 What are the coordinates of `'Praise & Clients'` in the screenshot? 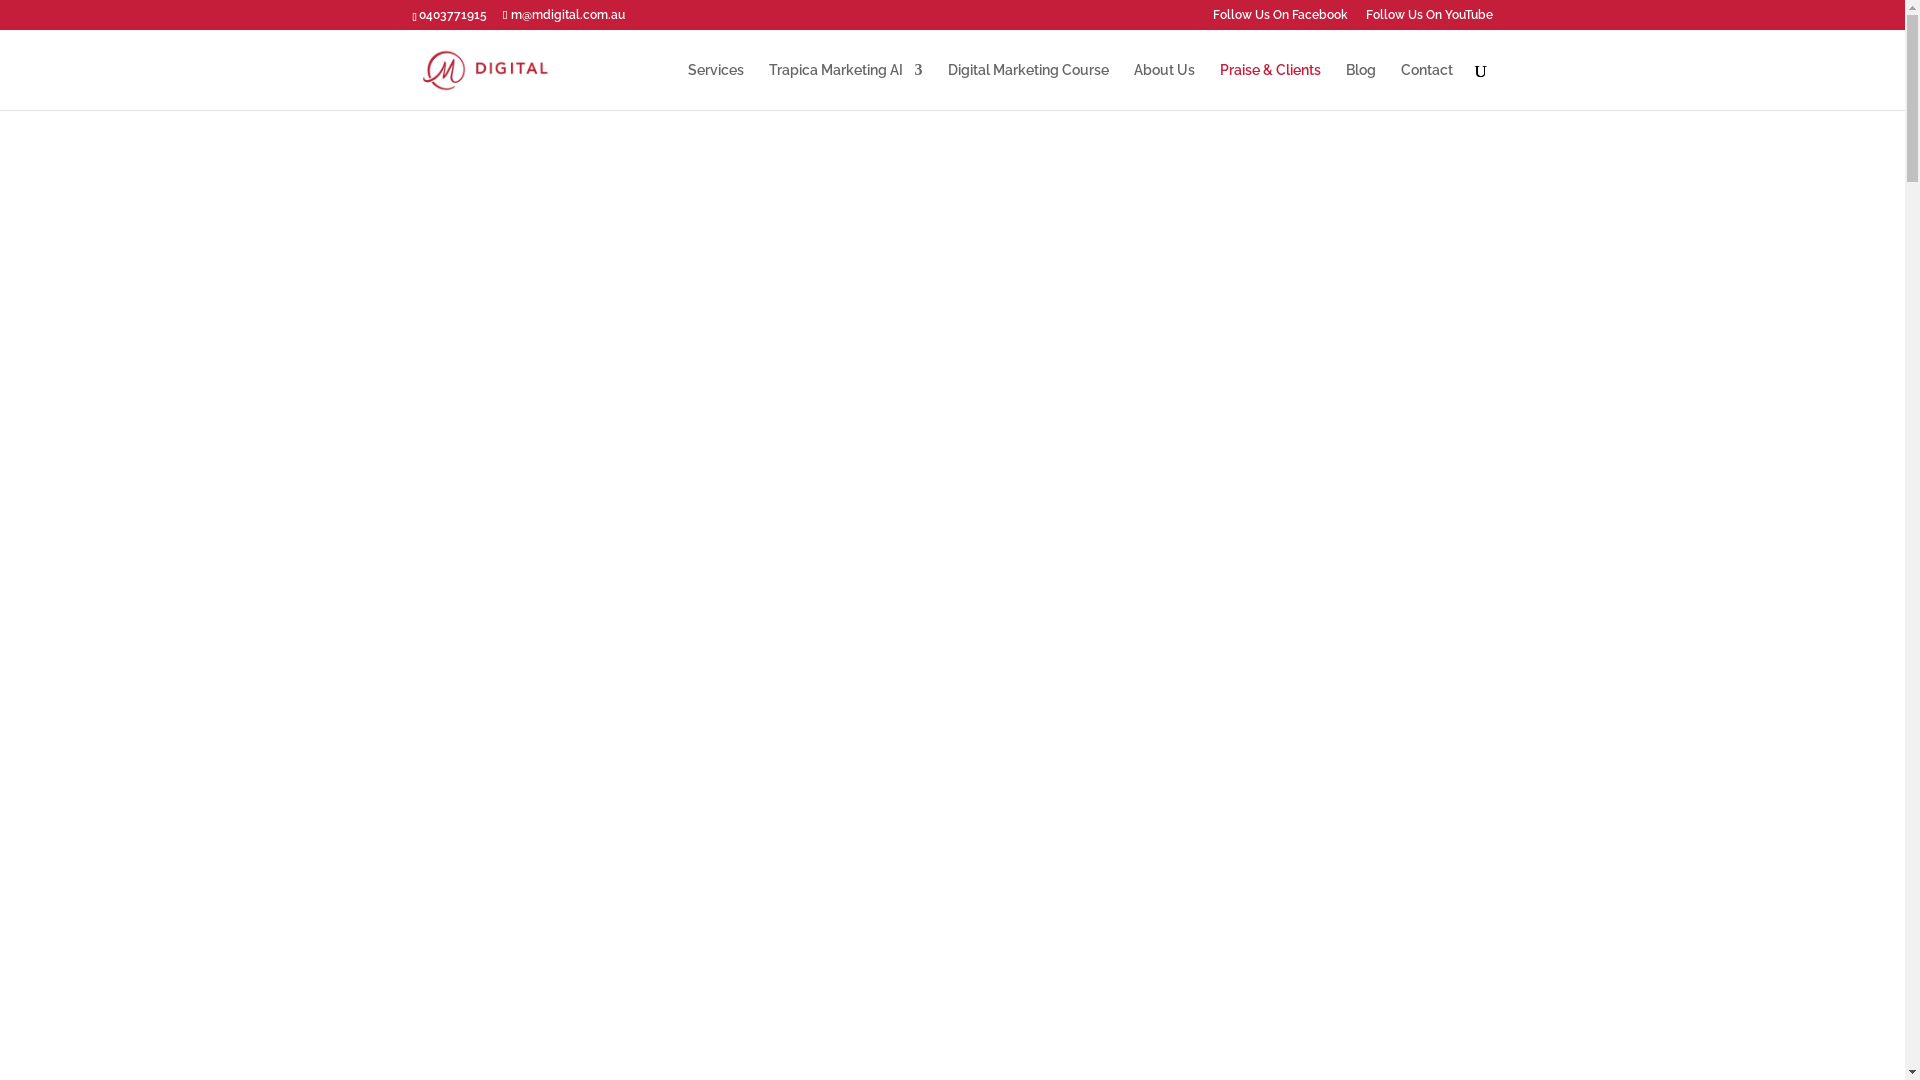 It's located at (1269, 85).